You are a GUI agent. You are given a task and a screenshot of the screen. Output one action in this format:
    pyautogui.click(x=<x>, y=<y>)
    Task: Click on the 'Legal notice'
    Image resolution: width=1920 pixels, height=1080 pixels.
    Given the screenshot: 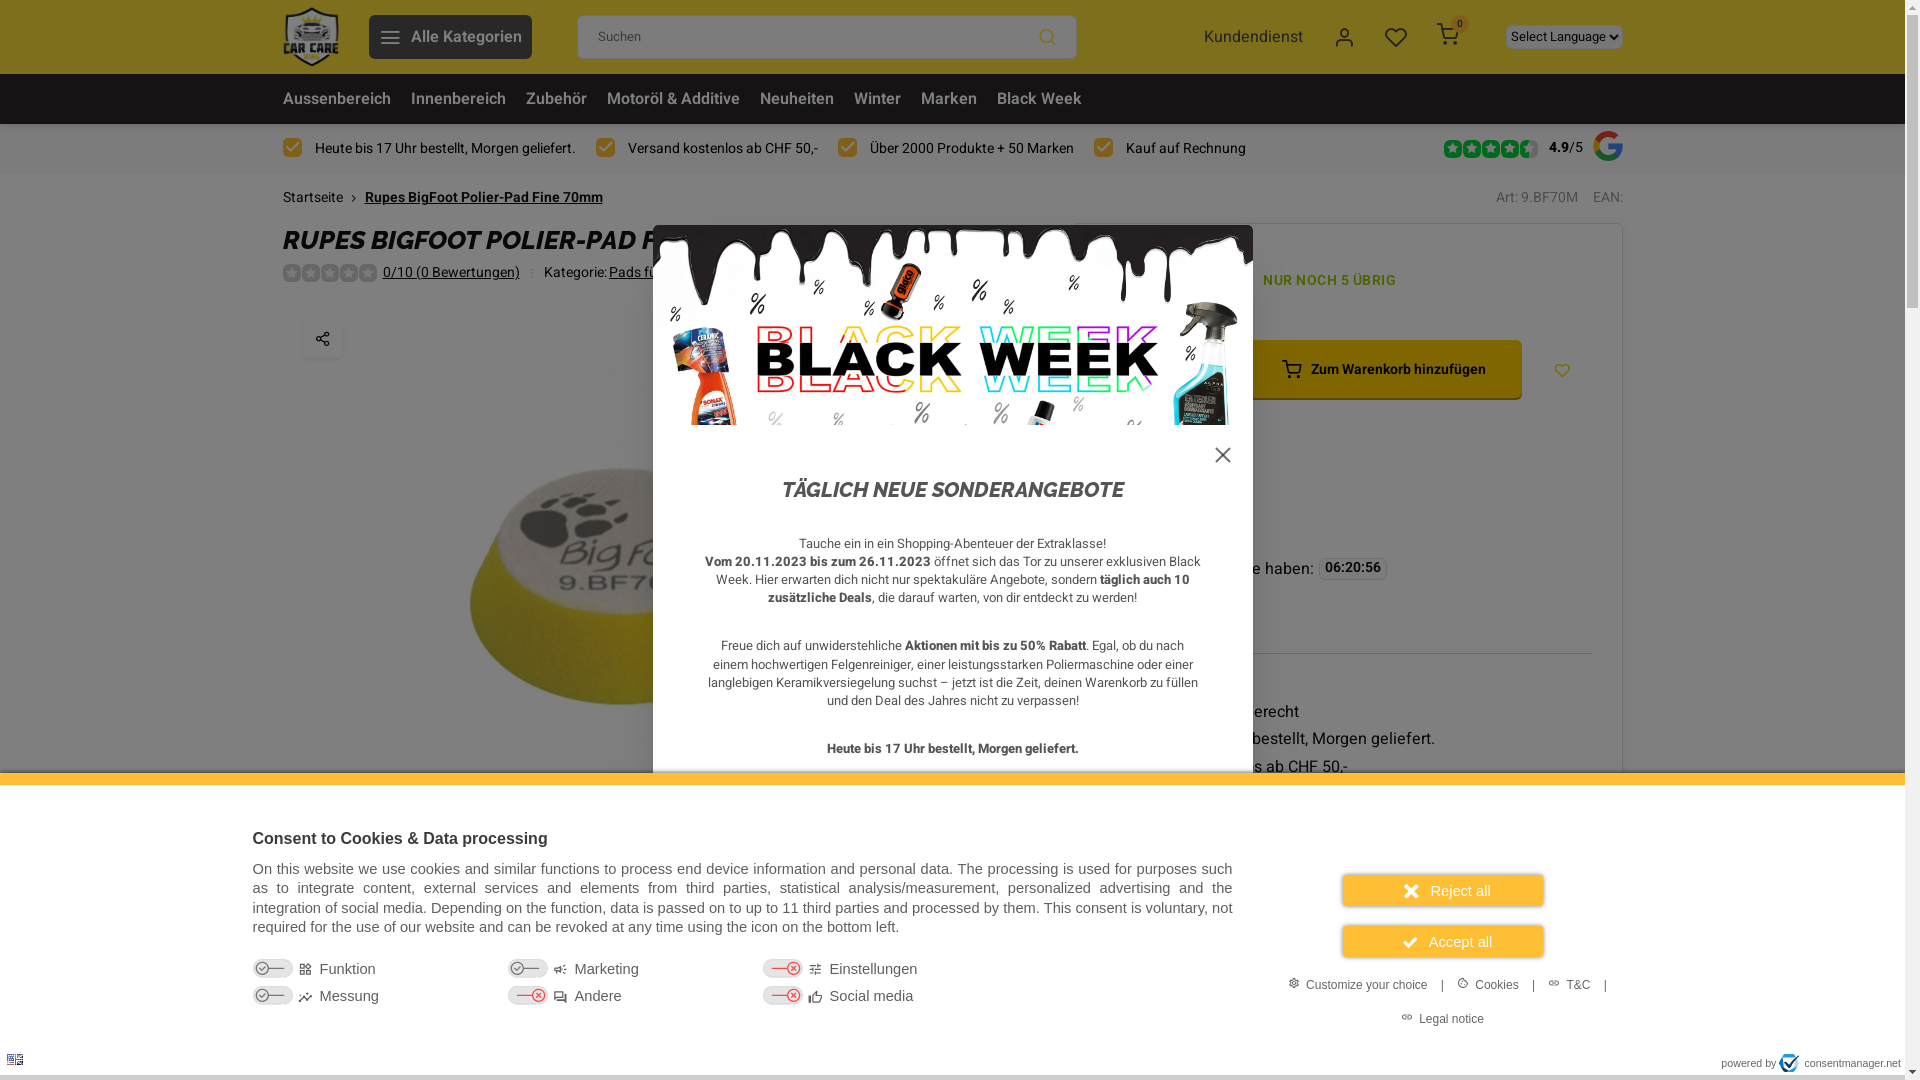 What is the action you would take?
    pyautogui.click(x=1442, y=1018)
    